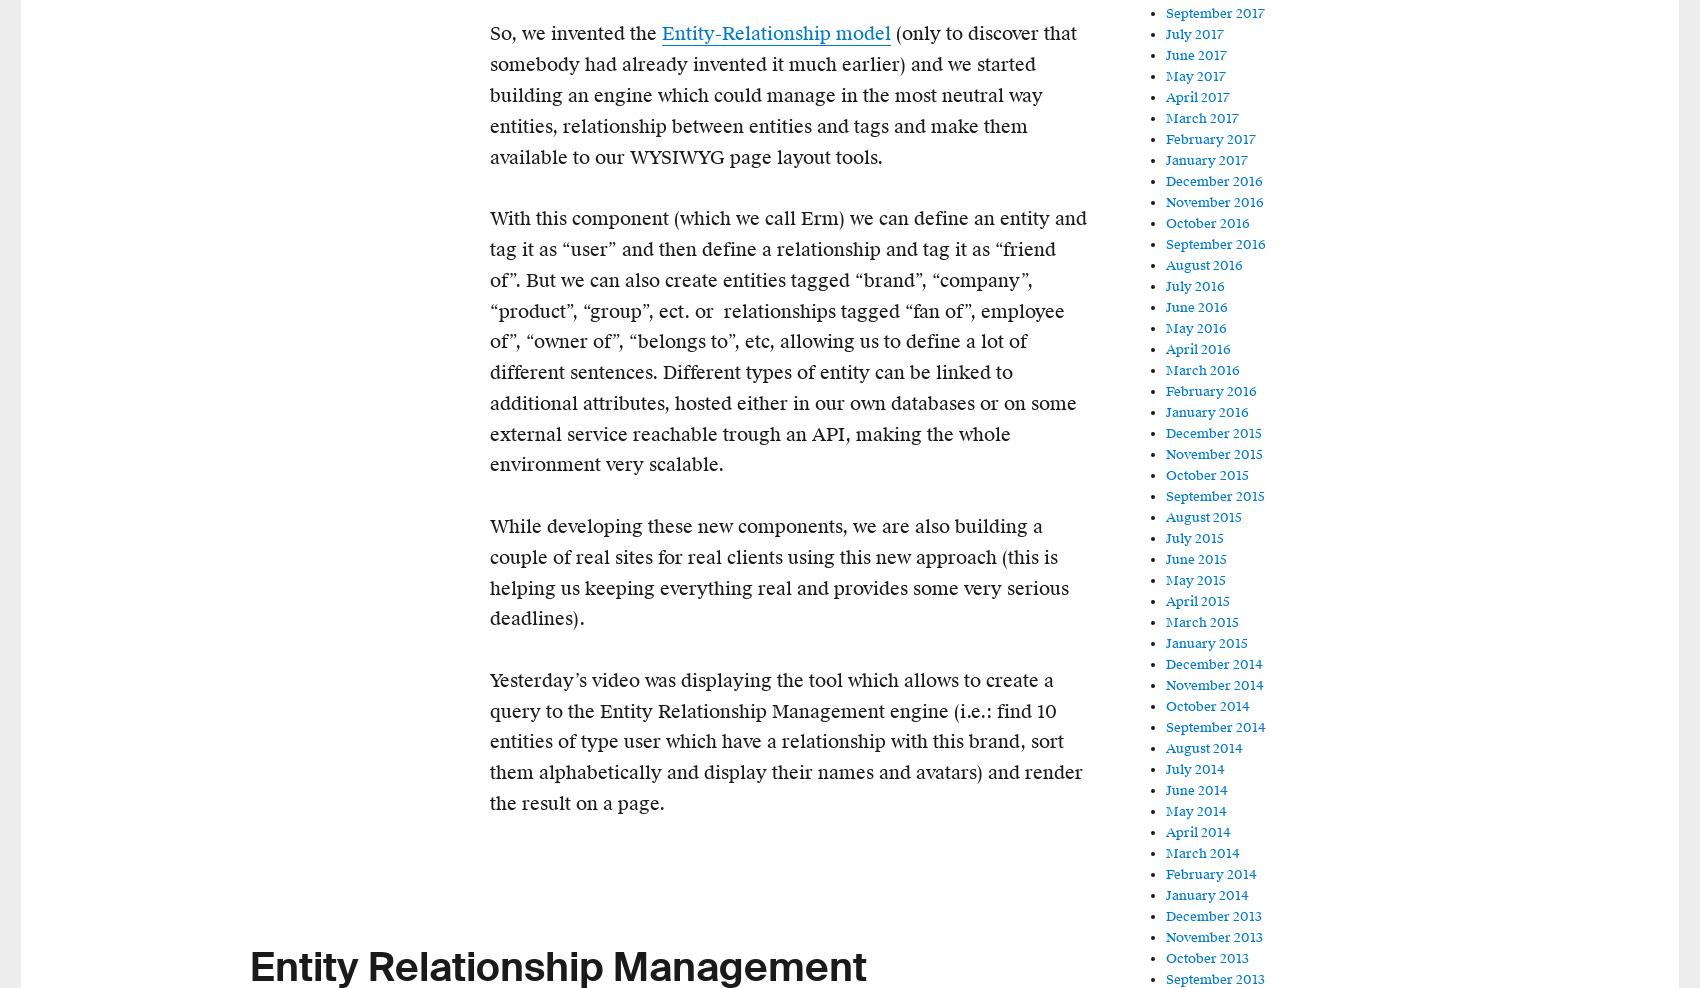 The image size is (1700, 988). I want to click on 'March 2014', so click(1166, 854).